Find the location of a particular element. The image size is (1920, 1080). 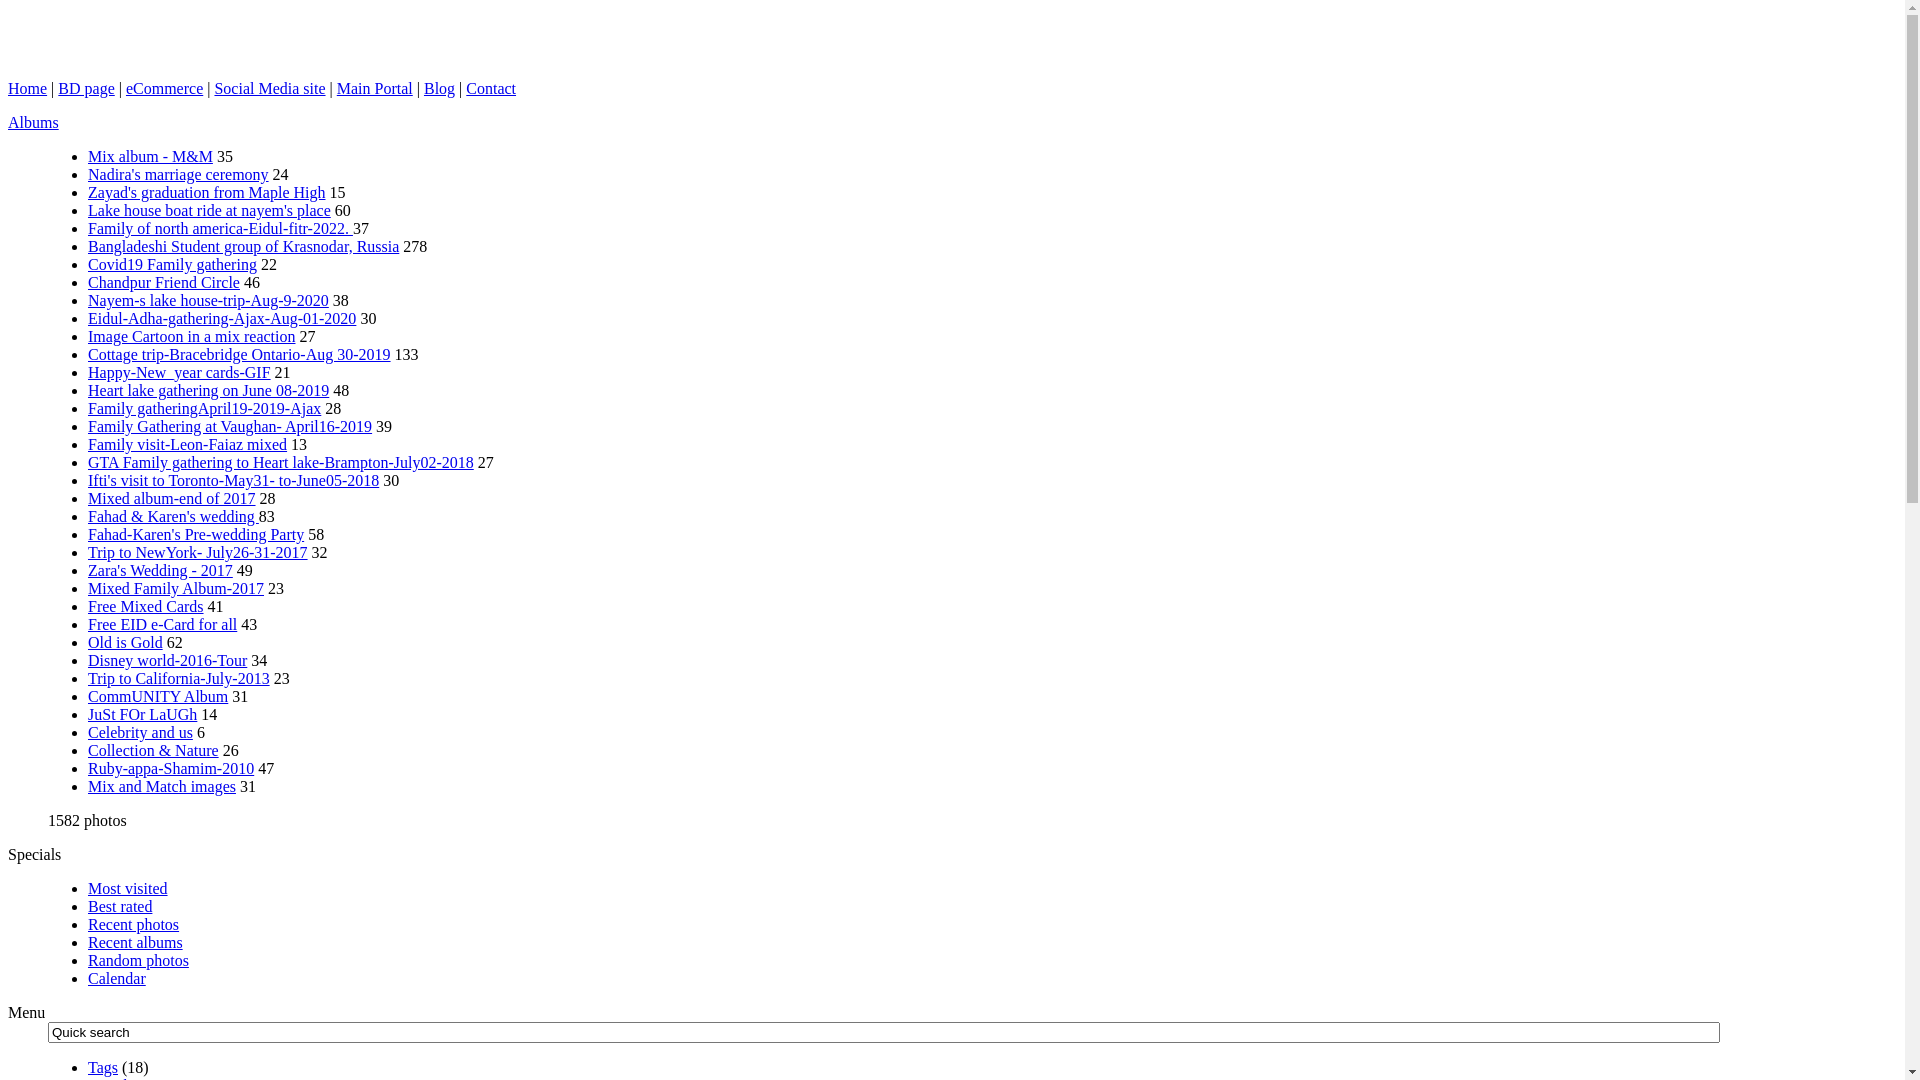

'JuSt FOr LaUGh' is located at coordinates (141, 713).